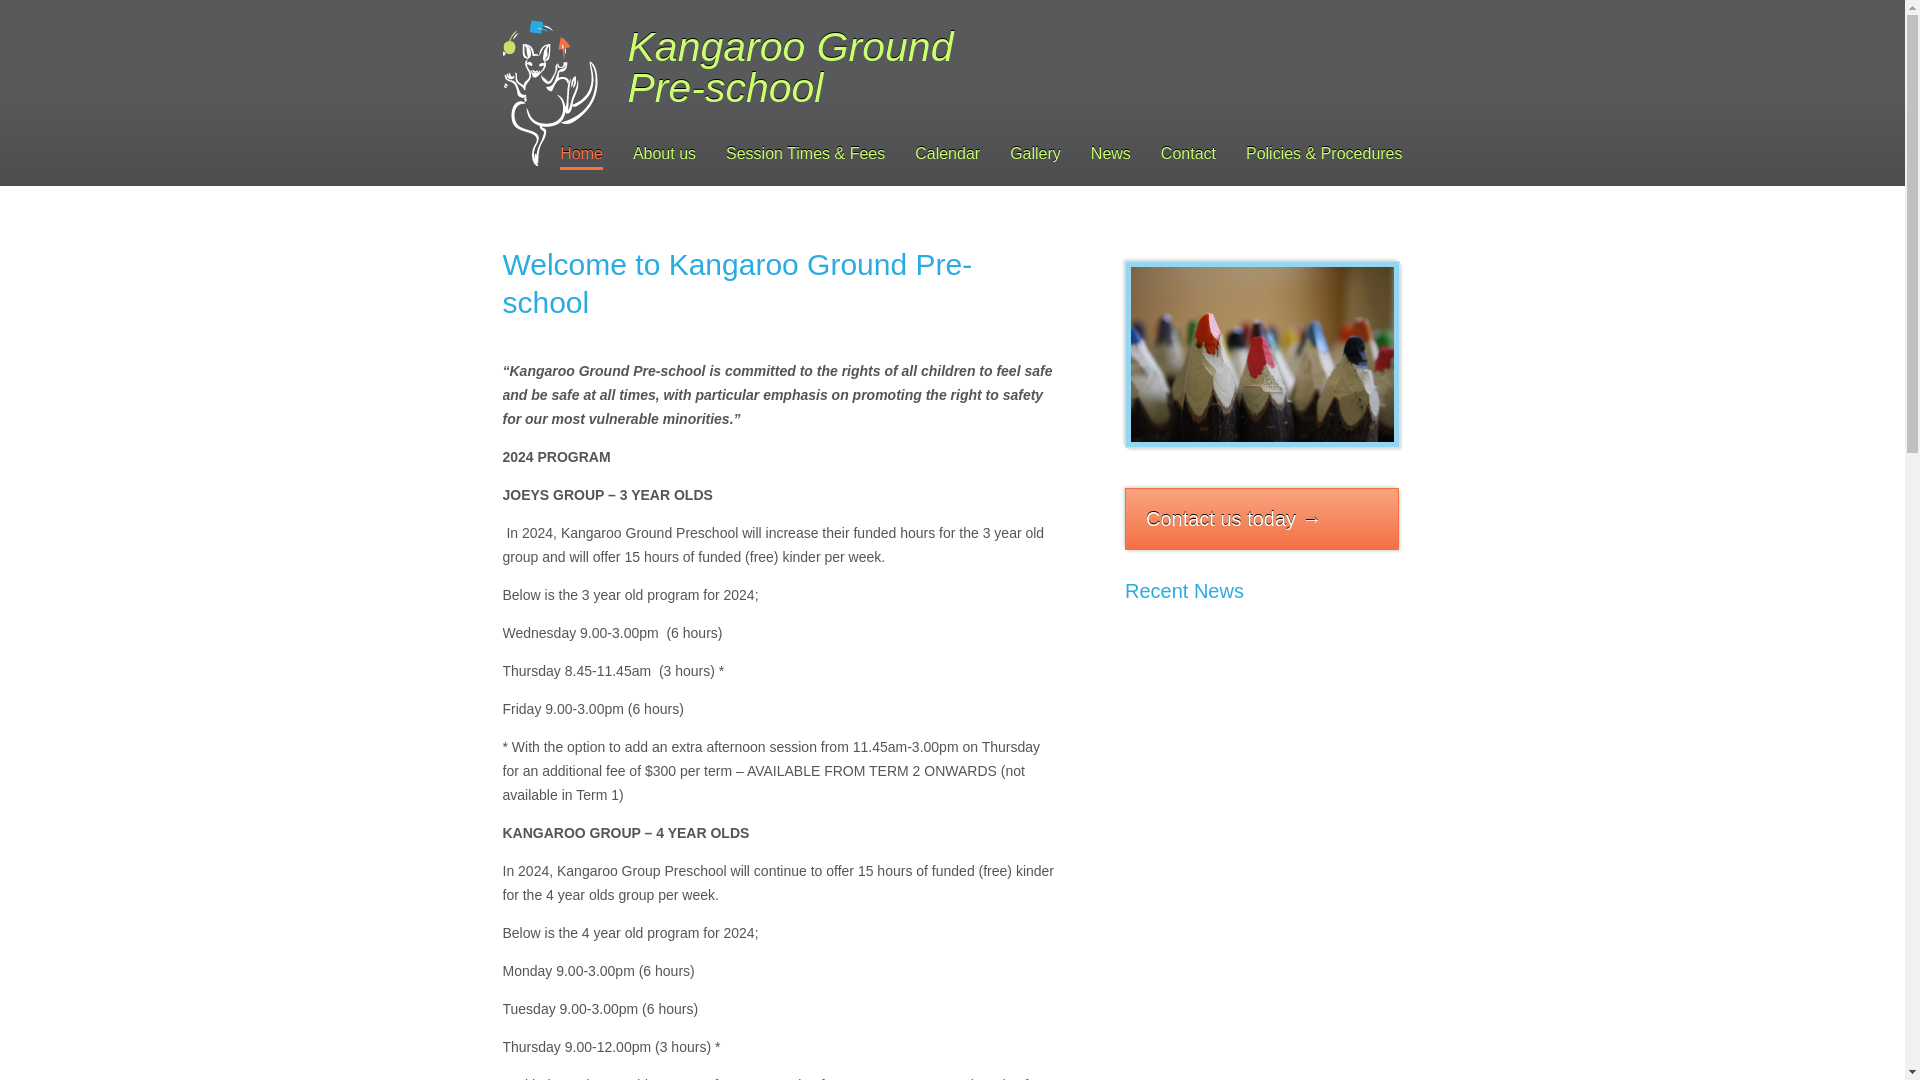 The width and height of the screenshot is (1920, 1080). What do you see at coordinates (1089, 154) in the screenshot?
I see `'News'` at bounding box center [1089, 154].